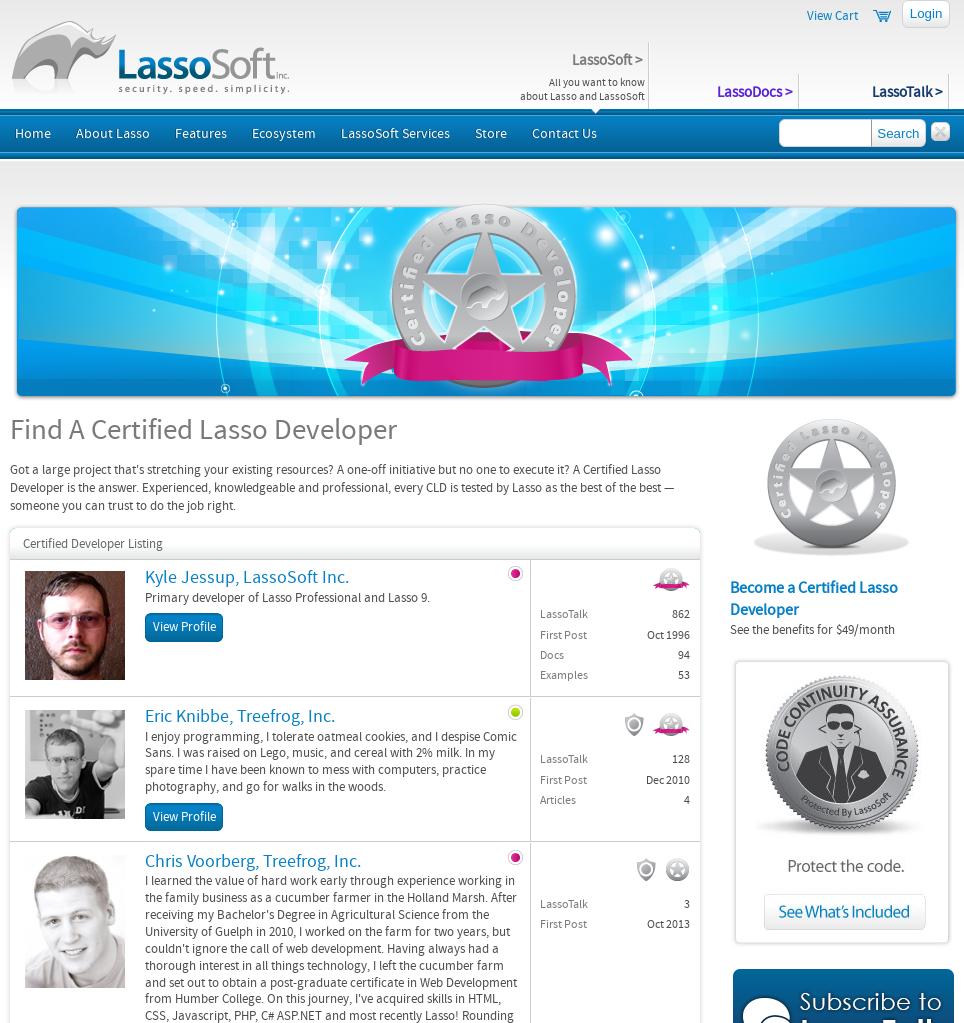 Image resolution: width=964 pixels, height=1023 pixels. I want to click on 'Become a Certified Lasso Developer', so click(813, 597).